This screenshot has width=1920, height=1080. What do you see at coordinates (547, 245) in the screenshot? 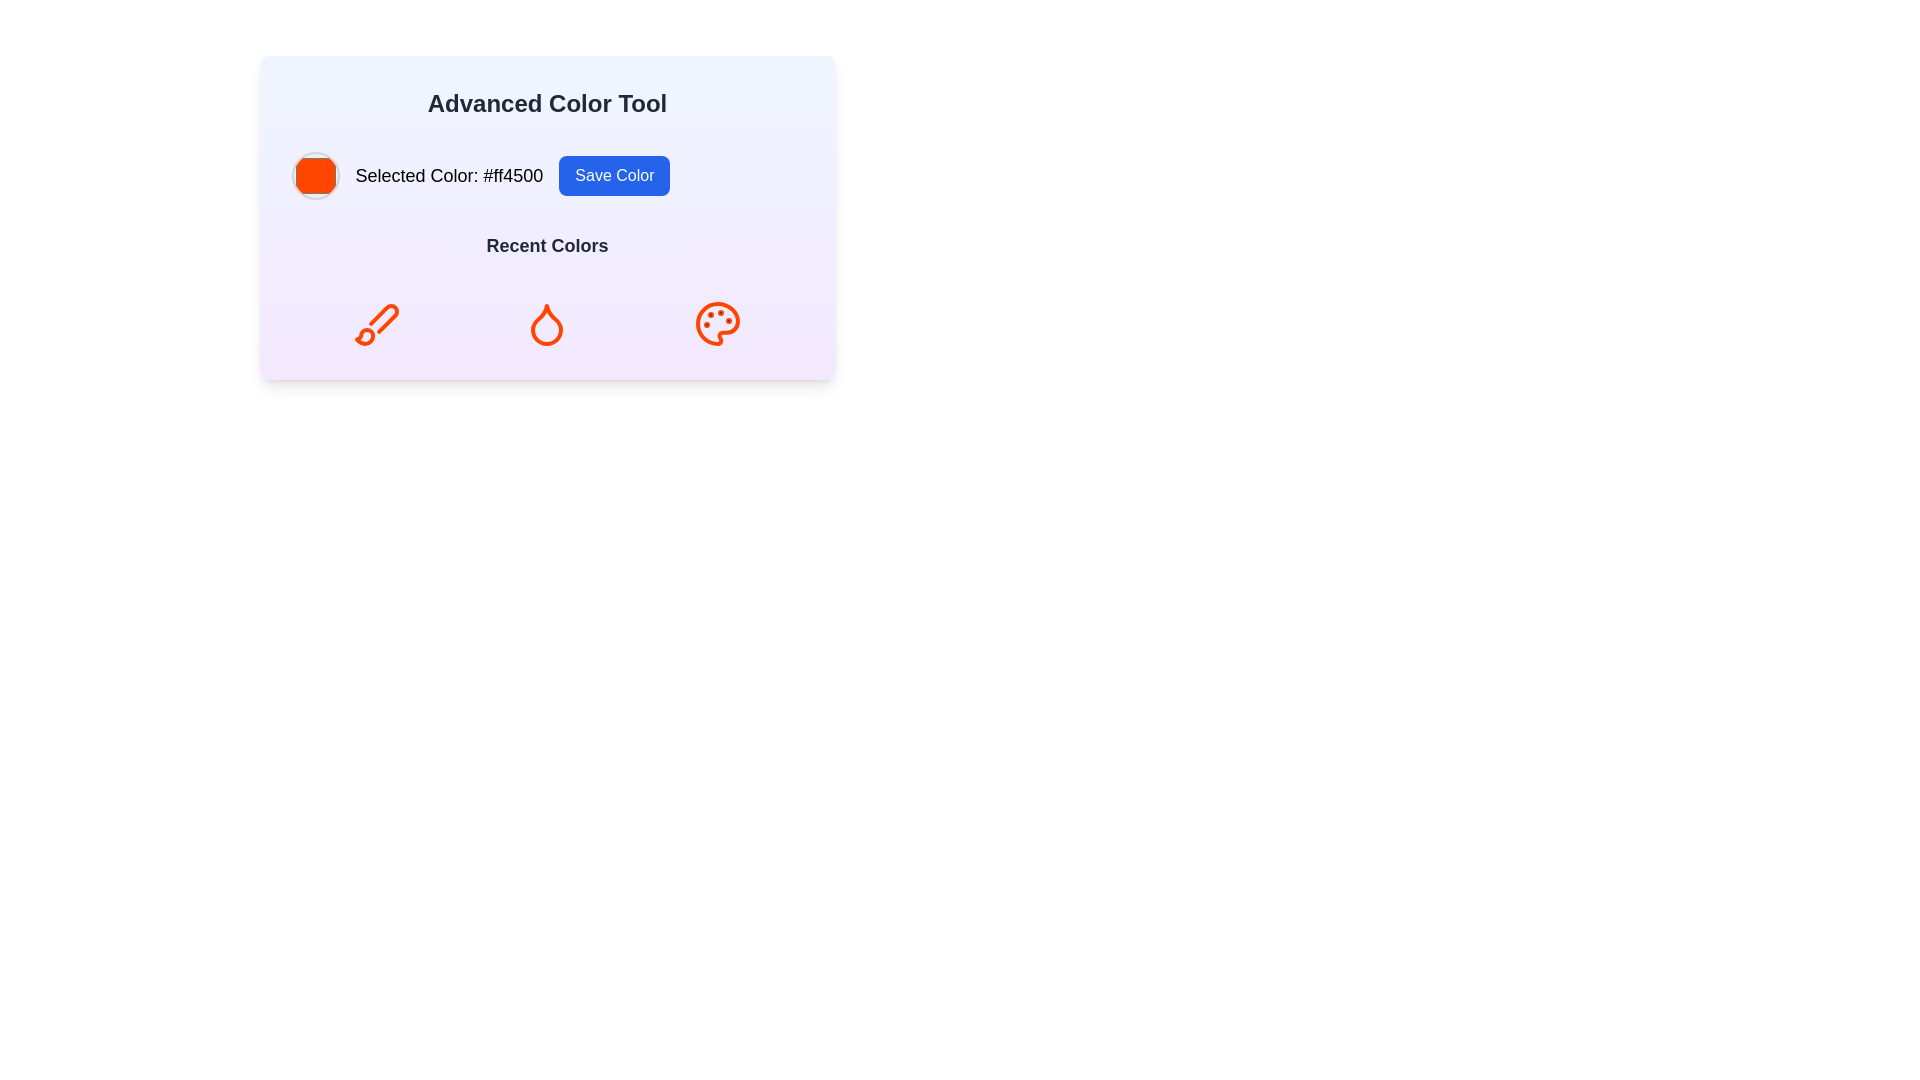
I see `the 'Recent Colors' text label, which is a large, bold gray font on a light background, located just below the main title section` at bounding box center [547, 245].